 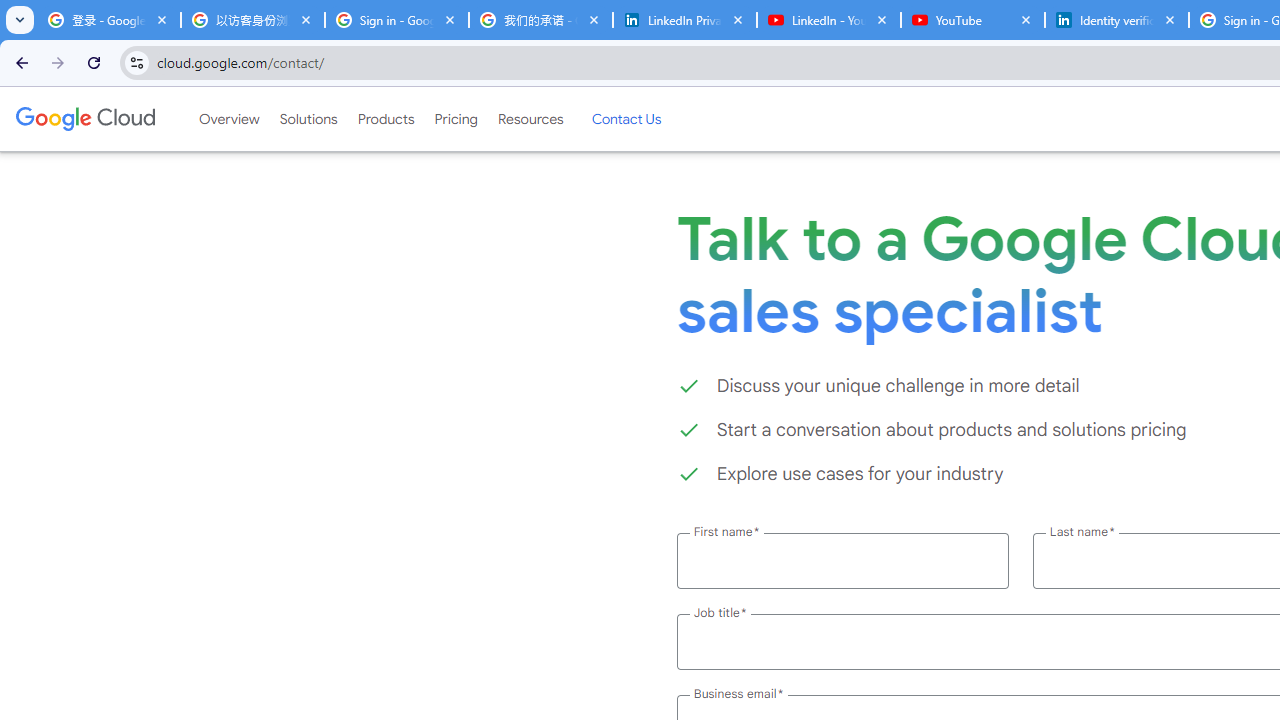 What do you see at coordinates (625, 119) in the screenshot?
I see `'Contact Us'` at bounding box center [625, 119].